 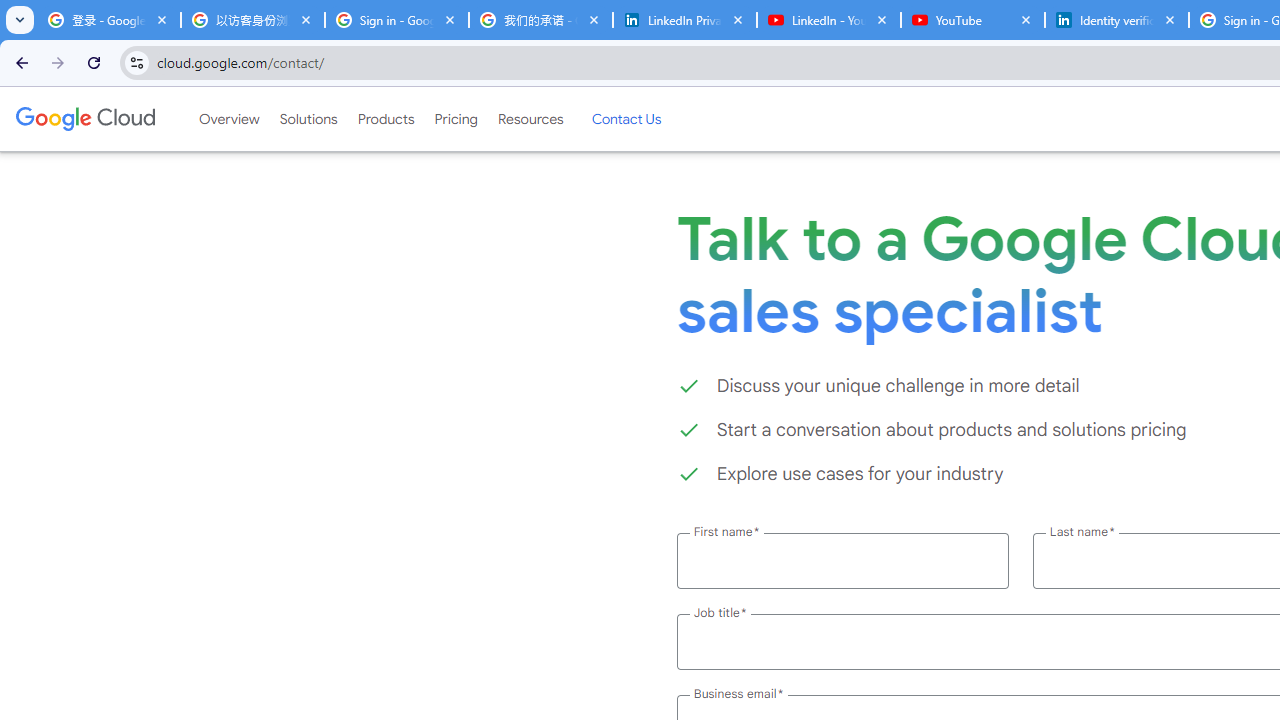 What do you see at coordinates (625, 119) in the screenshot?
I see `'Contact Us'` at bounding box center [625, 119].